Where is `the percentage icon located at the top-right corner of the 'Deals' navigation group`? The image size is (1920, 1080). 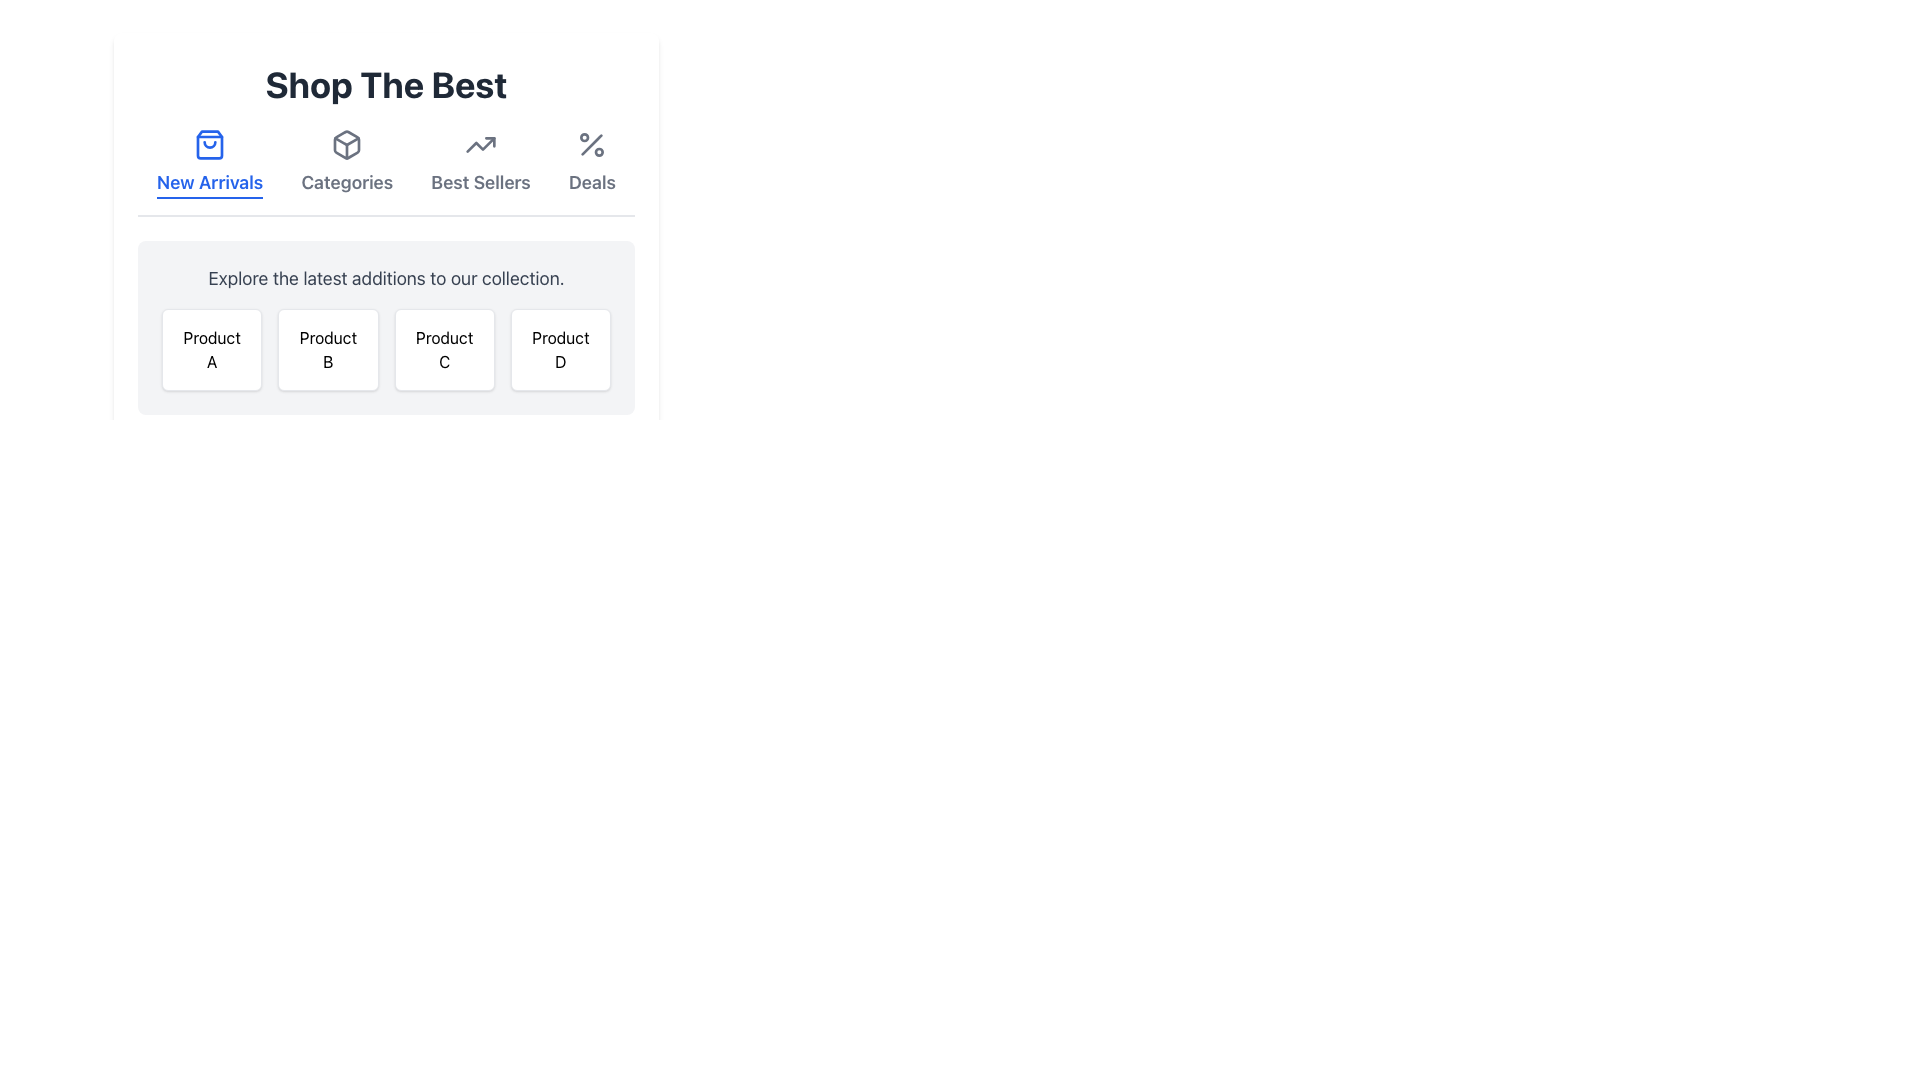 the percentage icon located at the top-right corner of the 'Deals' navigation group is located at coordinates (591, 144).